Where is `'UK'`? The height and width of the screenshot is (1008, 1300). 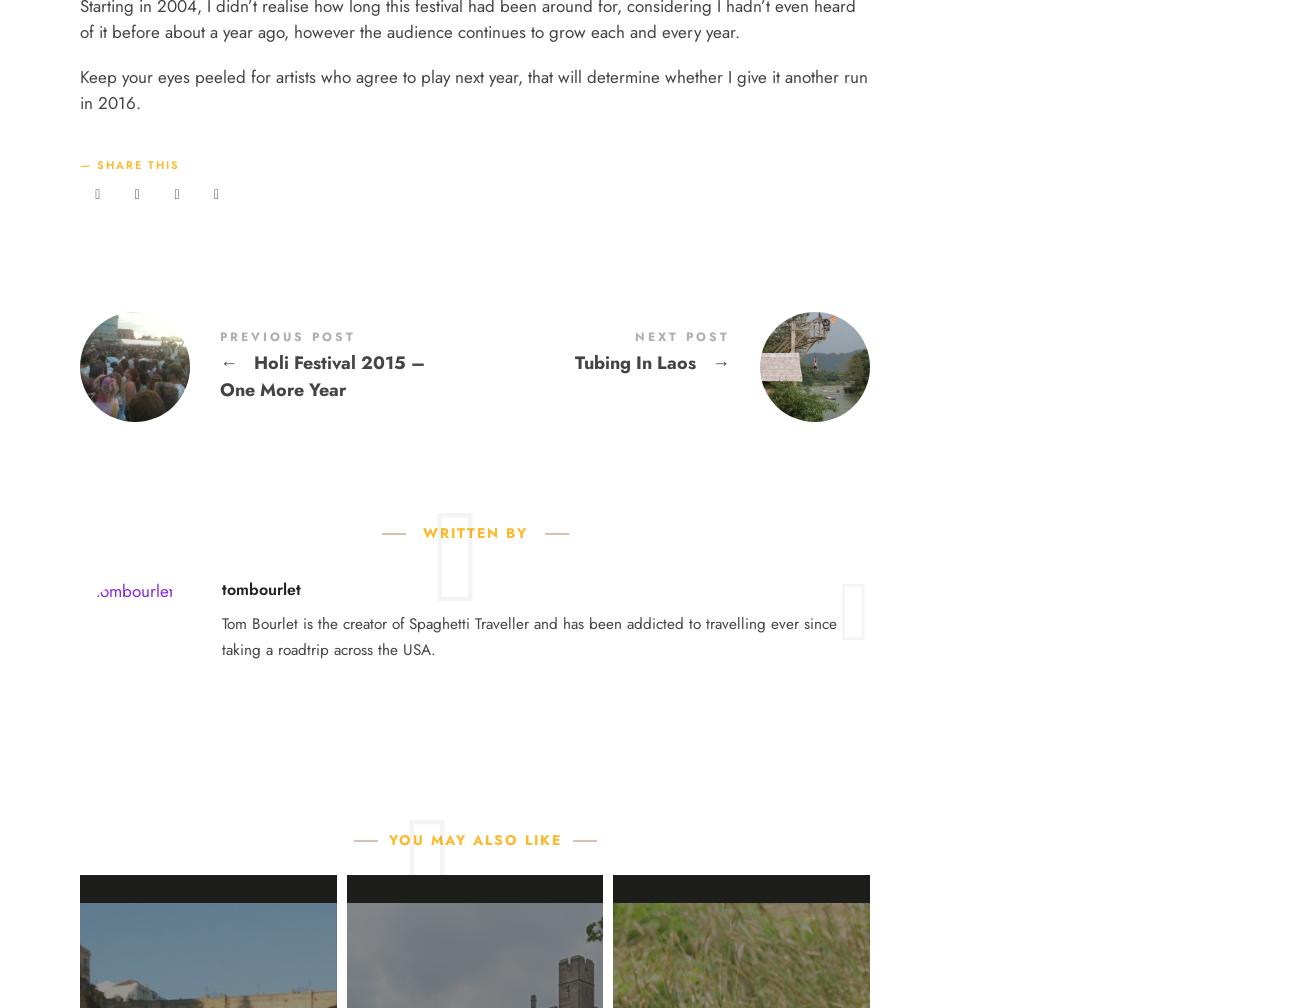 'UK' is located at coordinates (507, 180).